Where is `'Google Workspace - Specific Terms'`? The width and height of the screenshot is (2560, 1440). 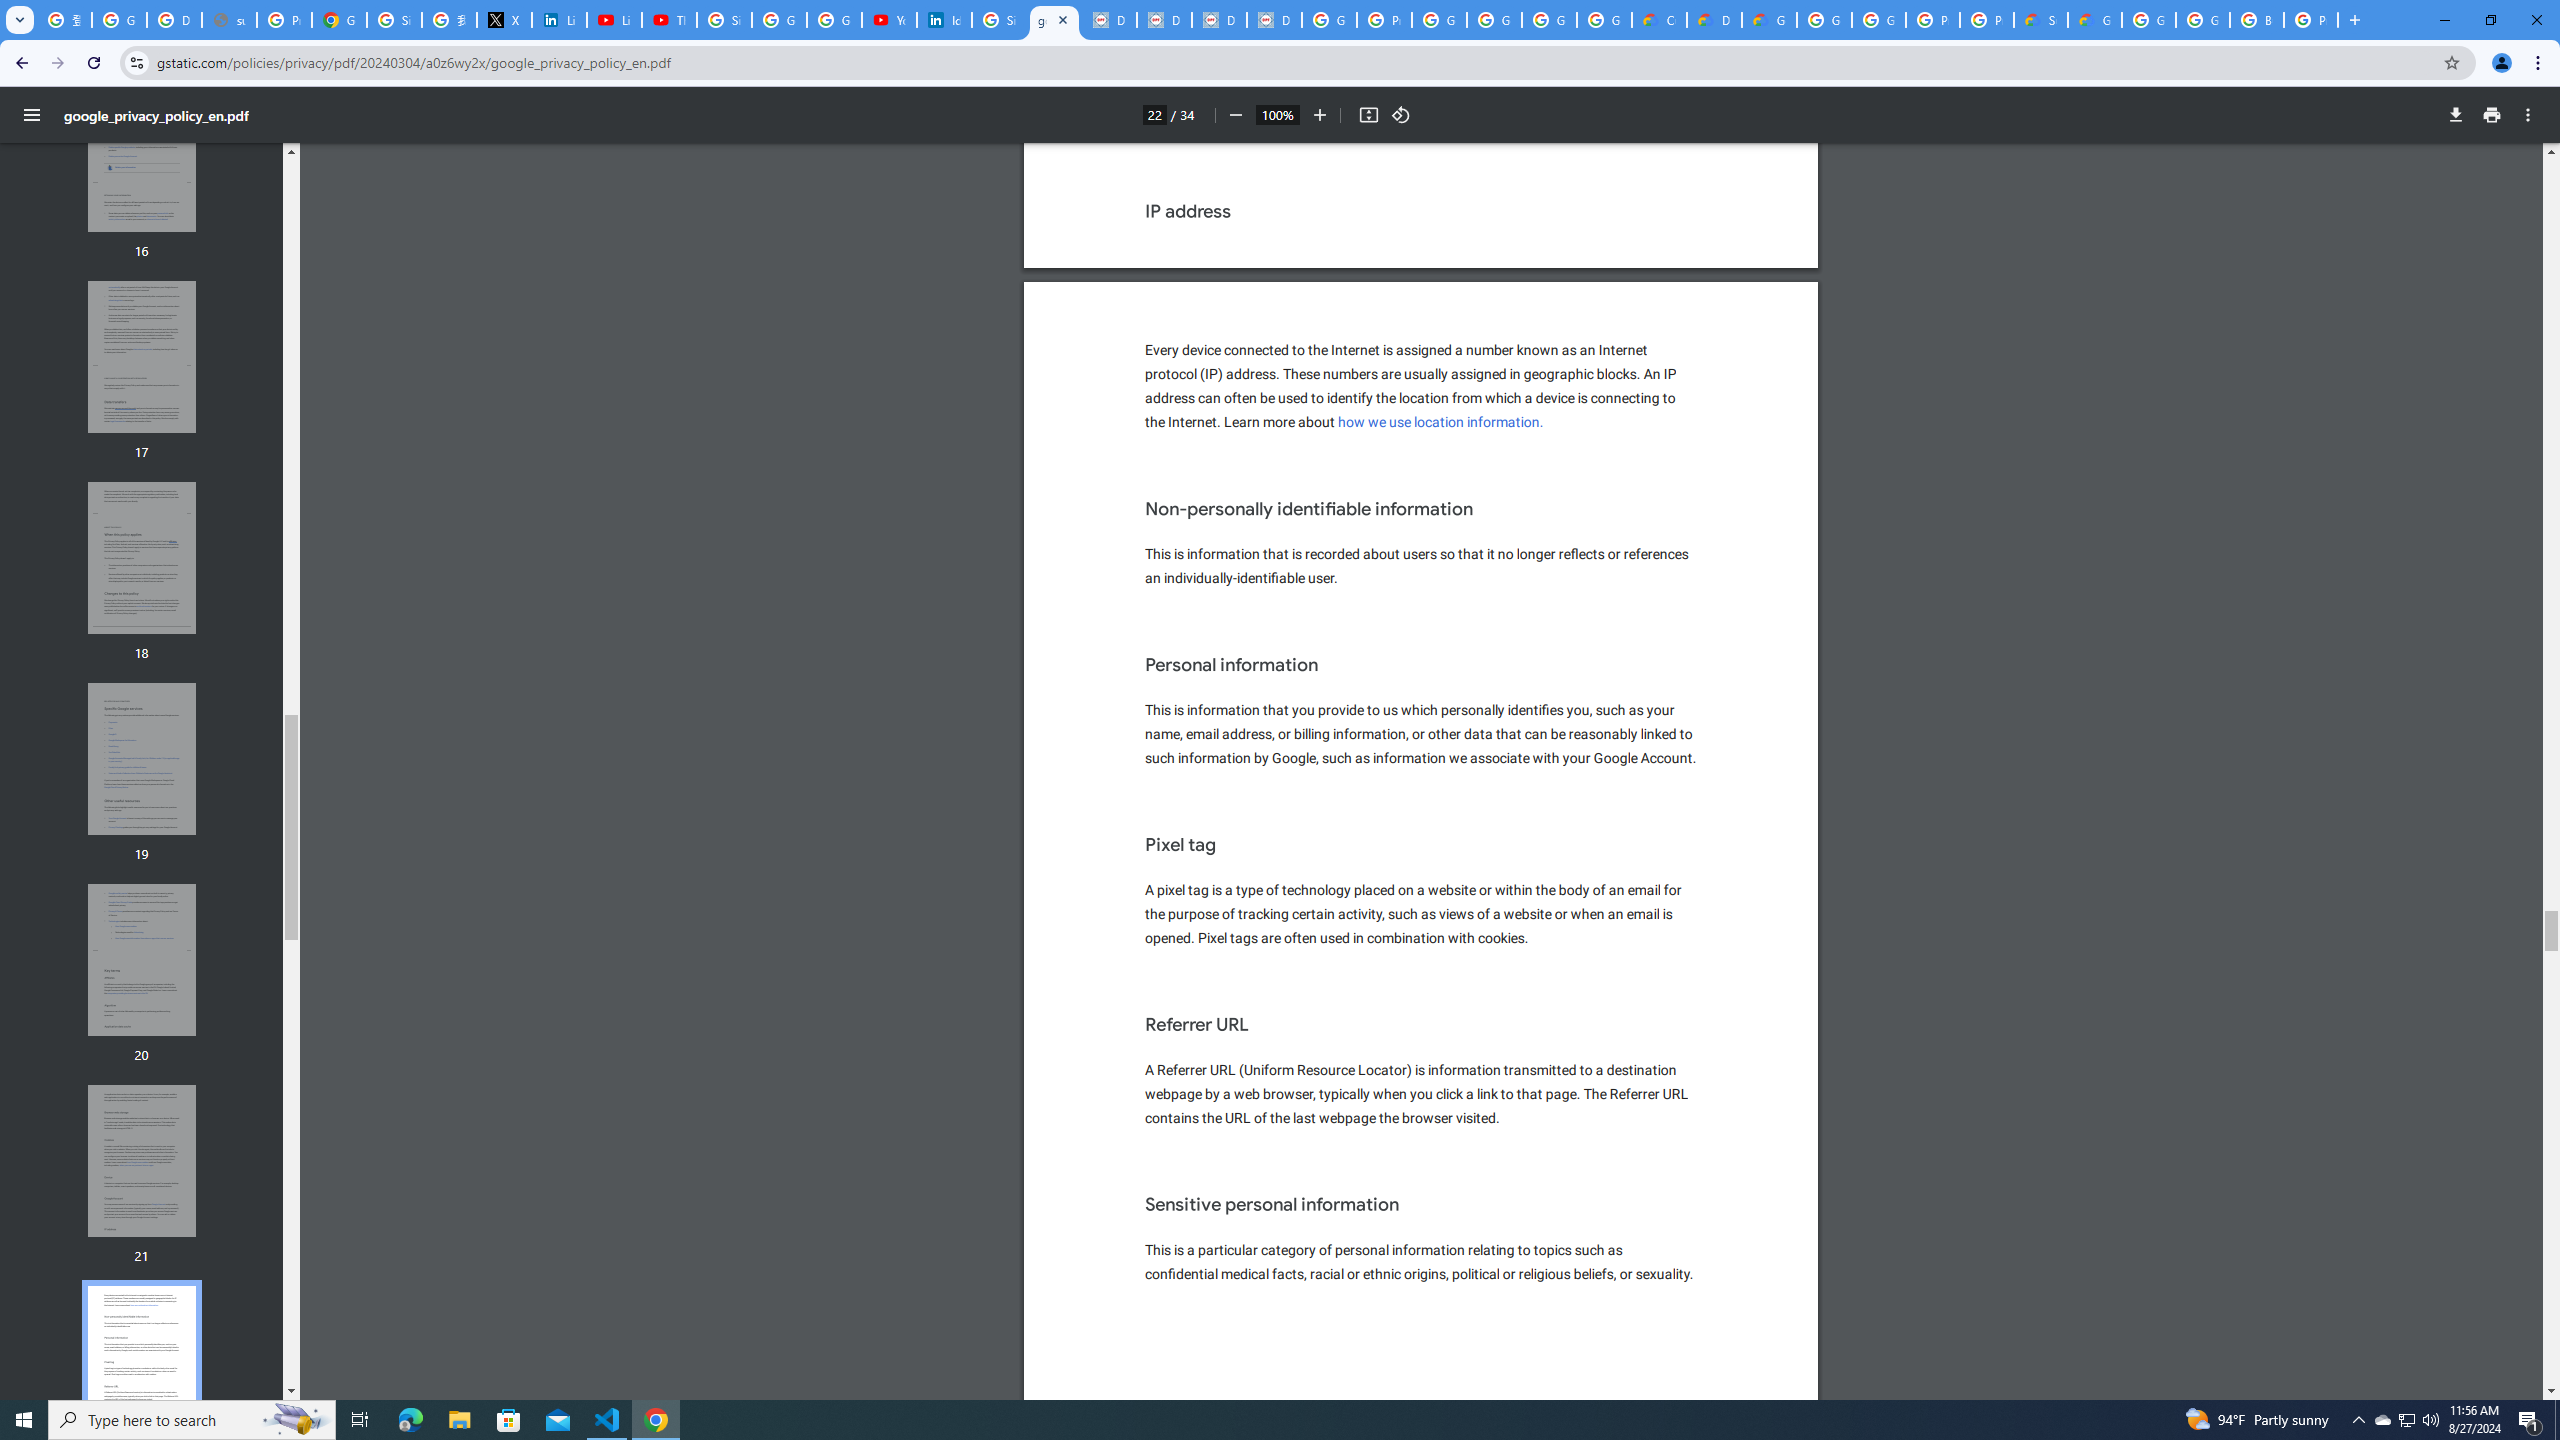 'Google Workspace - Specific Terms' is located at coordinates (1602, 19).